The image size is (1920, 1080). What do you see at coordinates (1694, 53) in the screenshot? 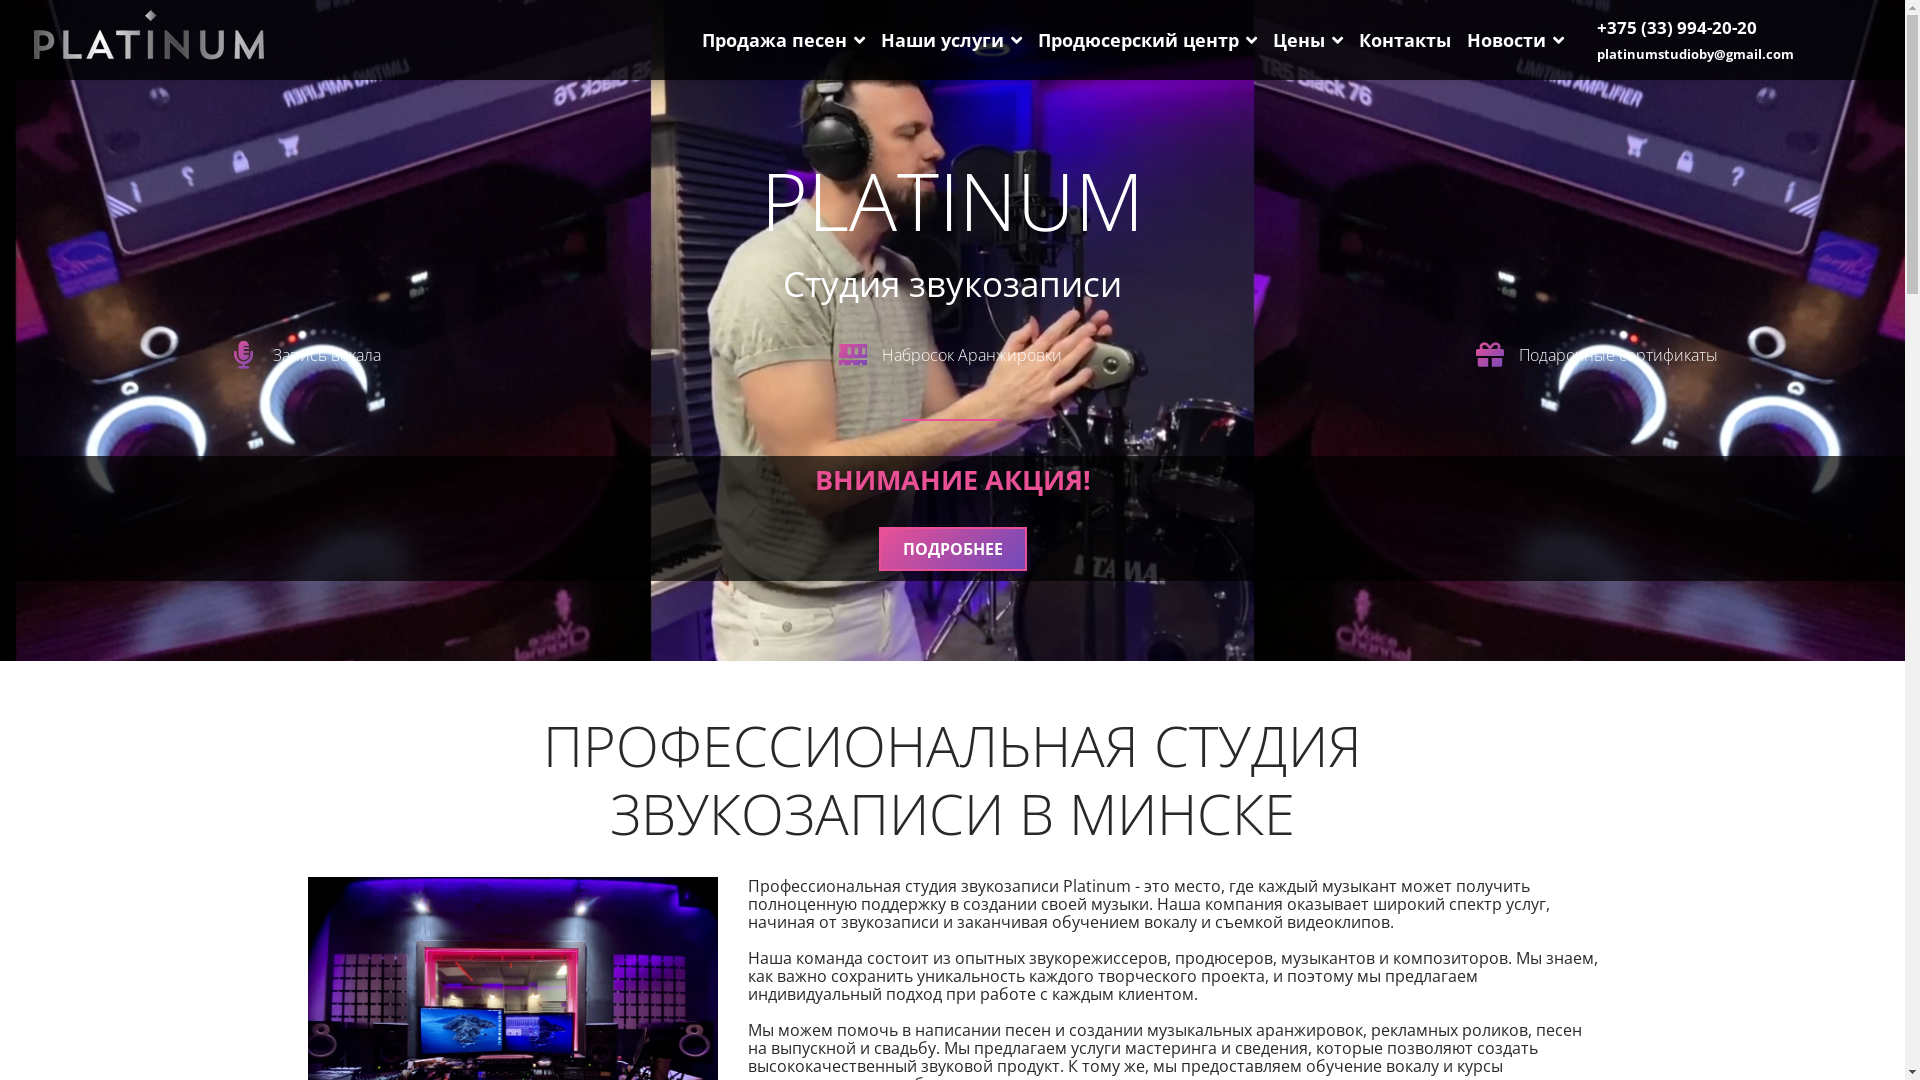
I see `'platinumstudioby@gmail.com'` at bounding box center [1694, 53].